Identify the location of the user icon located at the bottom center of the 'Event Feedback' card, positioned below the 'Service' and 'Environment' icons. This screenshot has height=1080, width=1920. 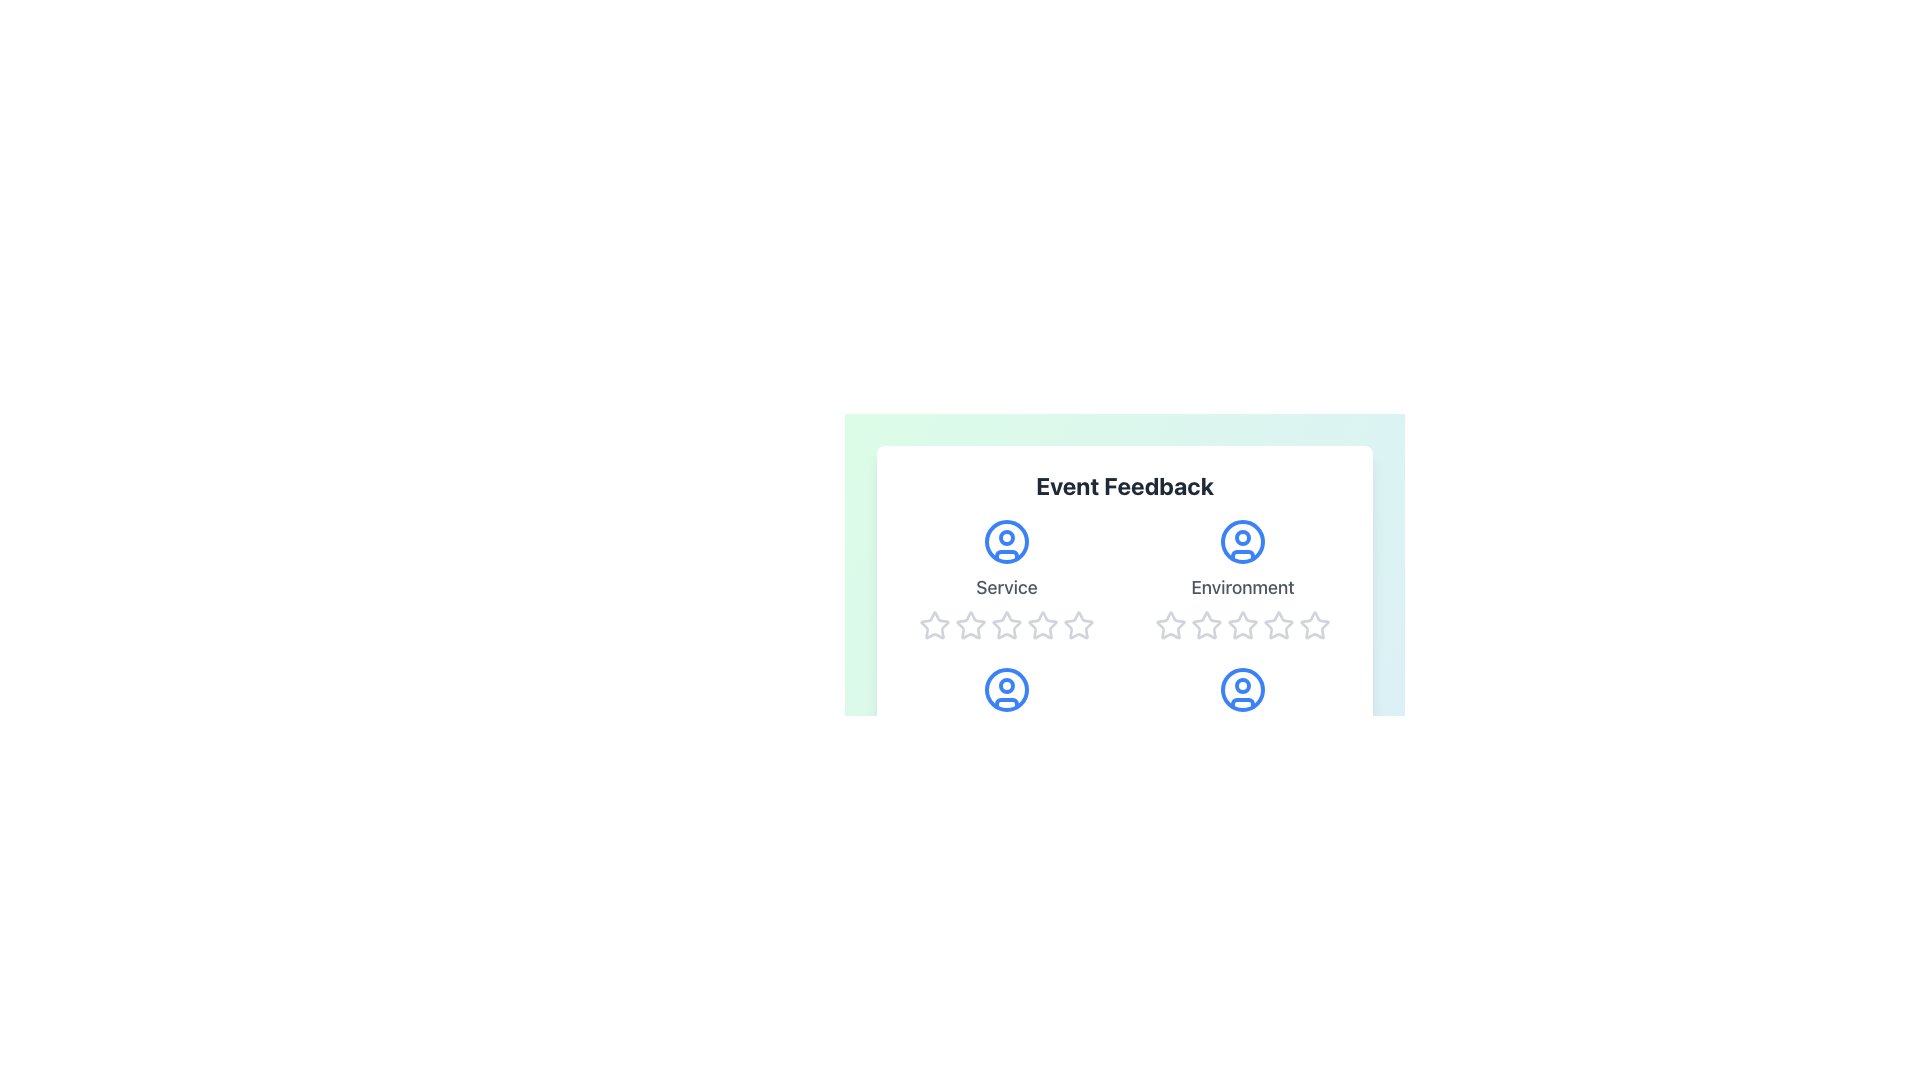
(1007, 689).